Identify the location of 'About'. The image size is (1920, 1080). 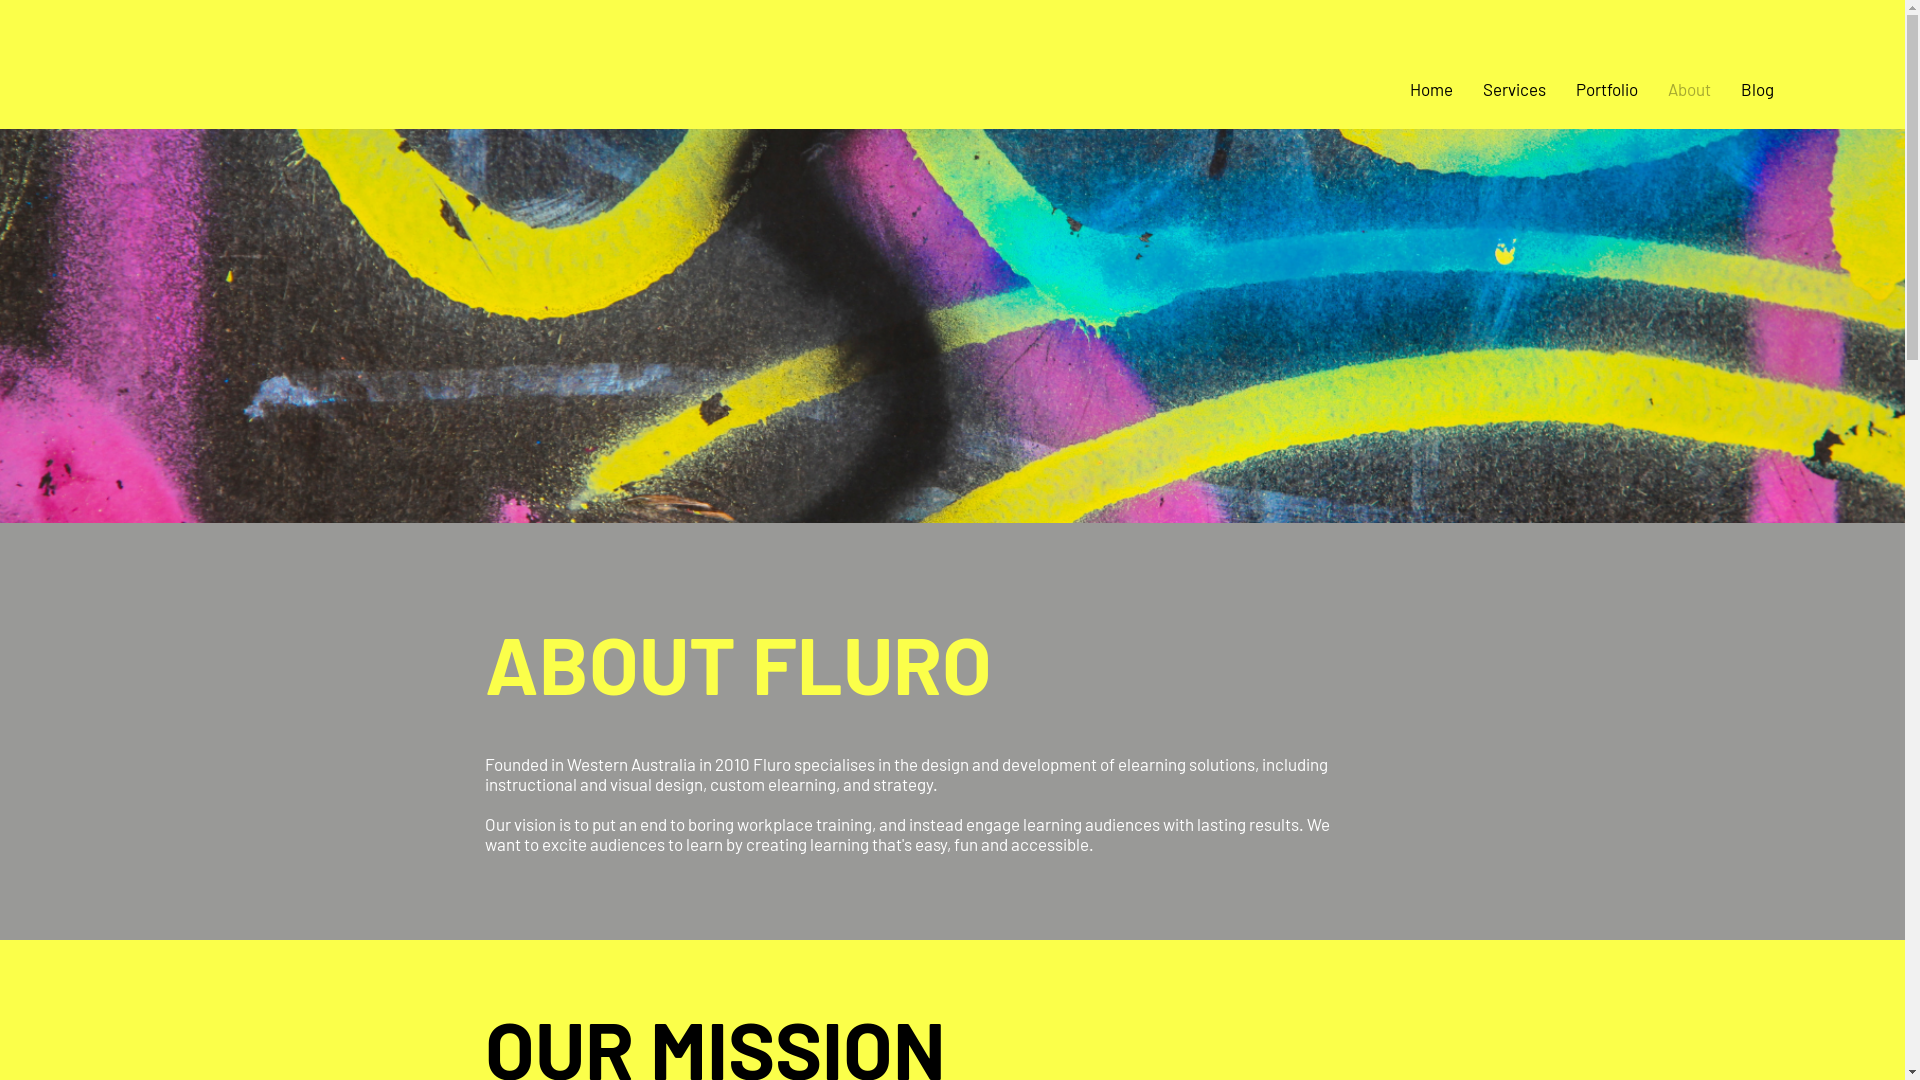
(1688, 87).